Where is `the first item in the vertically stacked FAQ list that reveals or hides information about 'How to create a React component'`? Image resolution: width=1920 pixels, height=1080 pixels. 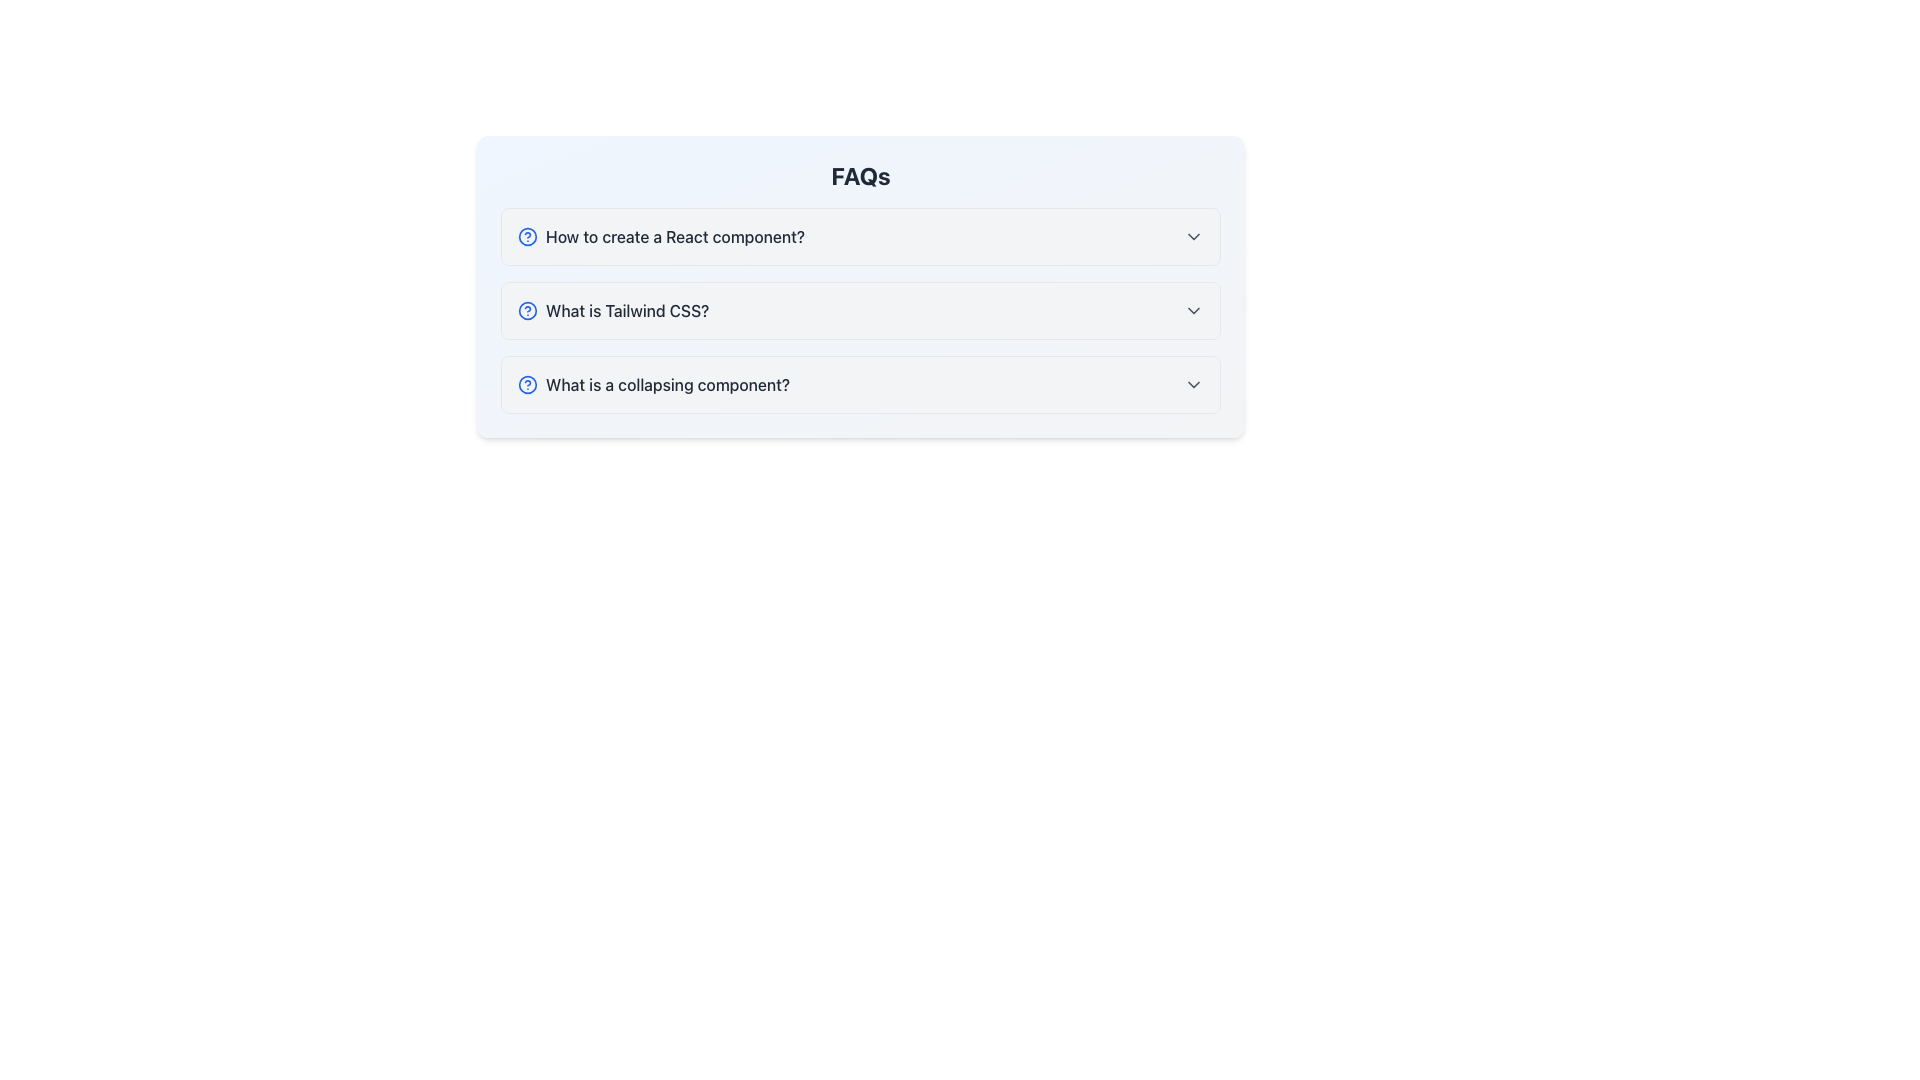 the first item in the vertically stacked FAQ list that reveals or hides information about 'How to create a React component' is located at coordinates (860, 235).